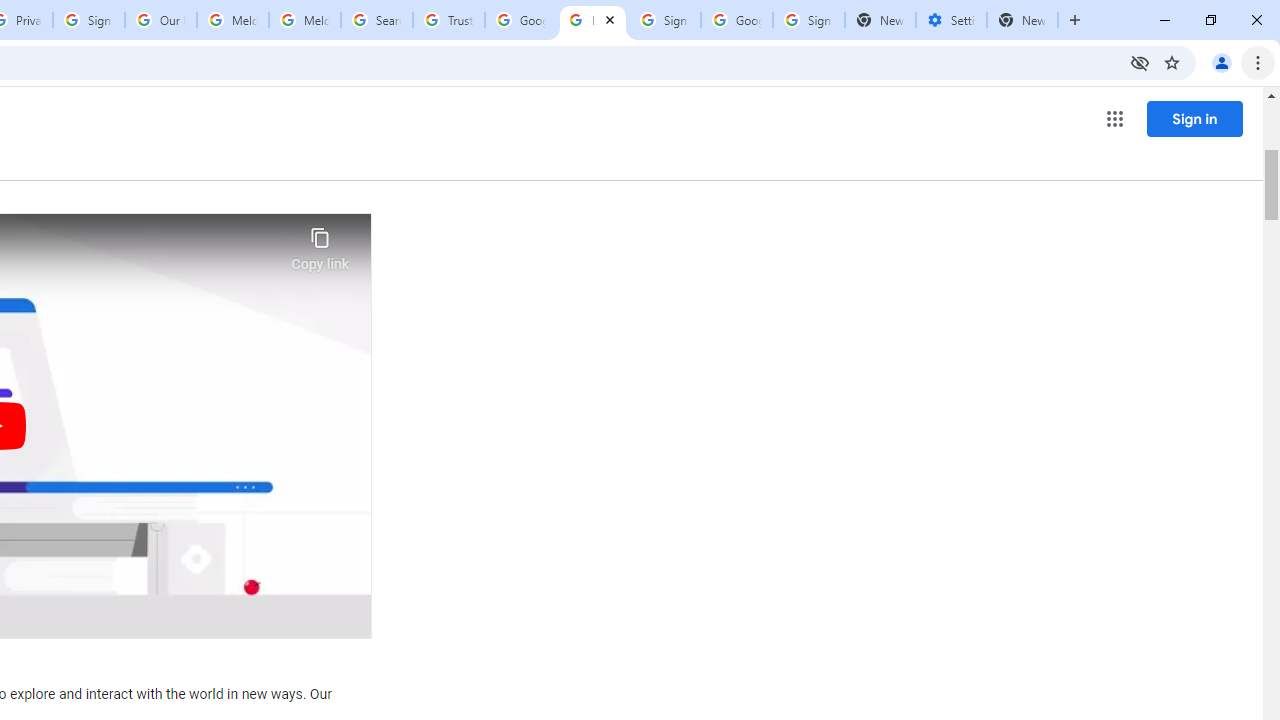 The width and height of the screenshot is (1280, 720). What do you see at coordinates (448, 20) in the screenshot?
I see `'Trusted Information and Content - Google Safety Center'` at bounding box center [448, 20].